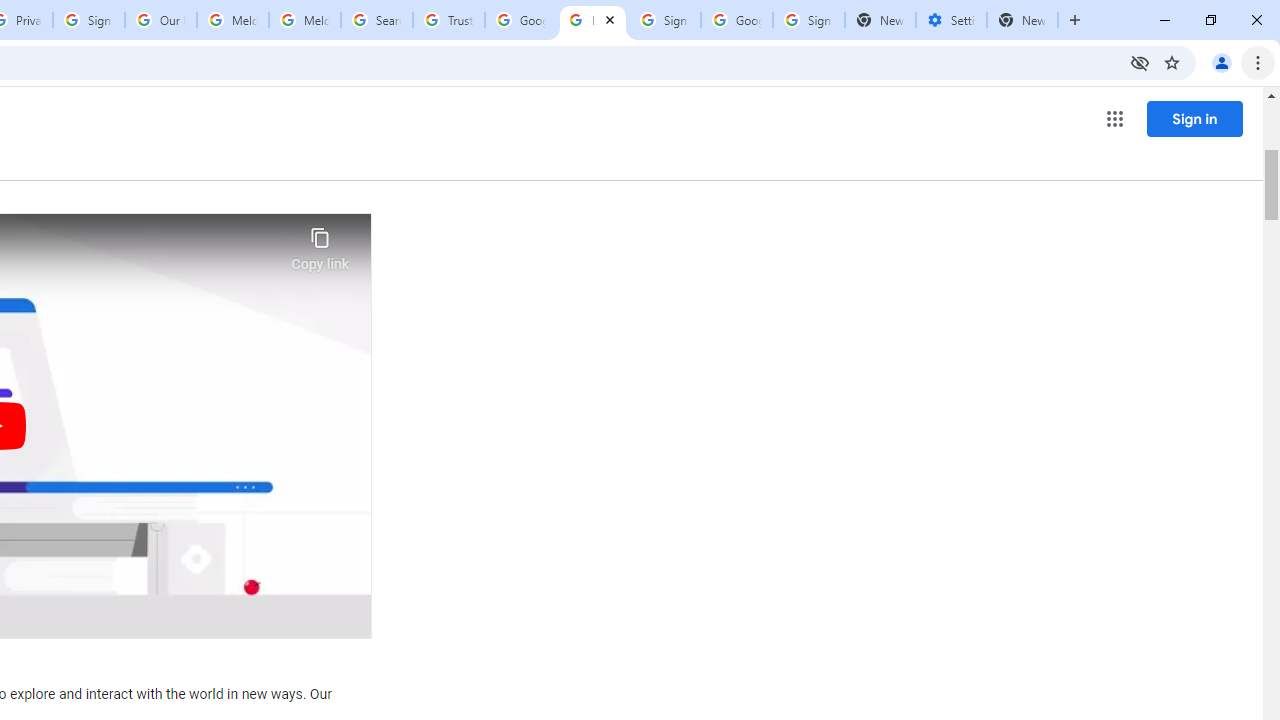 The width and height of the screenshot is (1280, 720). What do you see at coordinates (448, 20) in the screenshot?
I see `'Trusted Information and Content - Google Safety Center'` at bounding box center [448, 20].